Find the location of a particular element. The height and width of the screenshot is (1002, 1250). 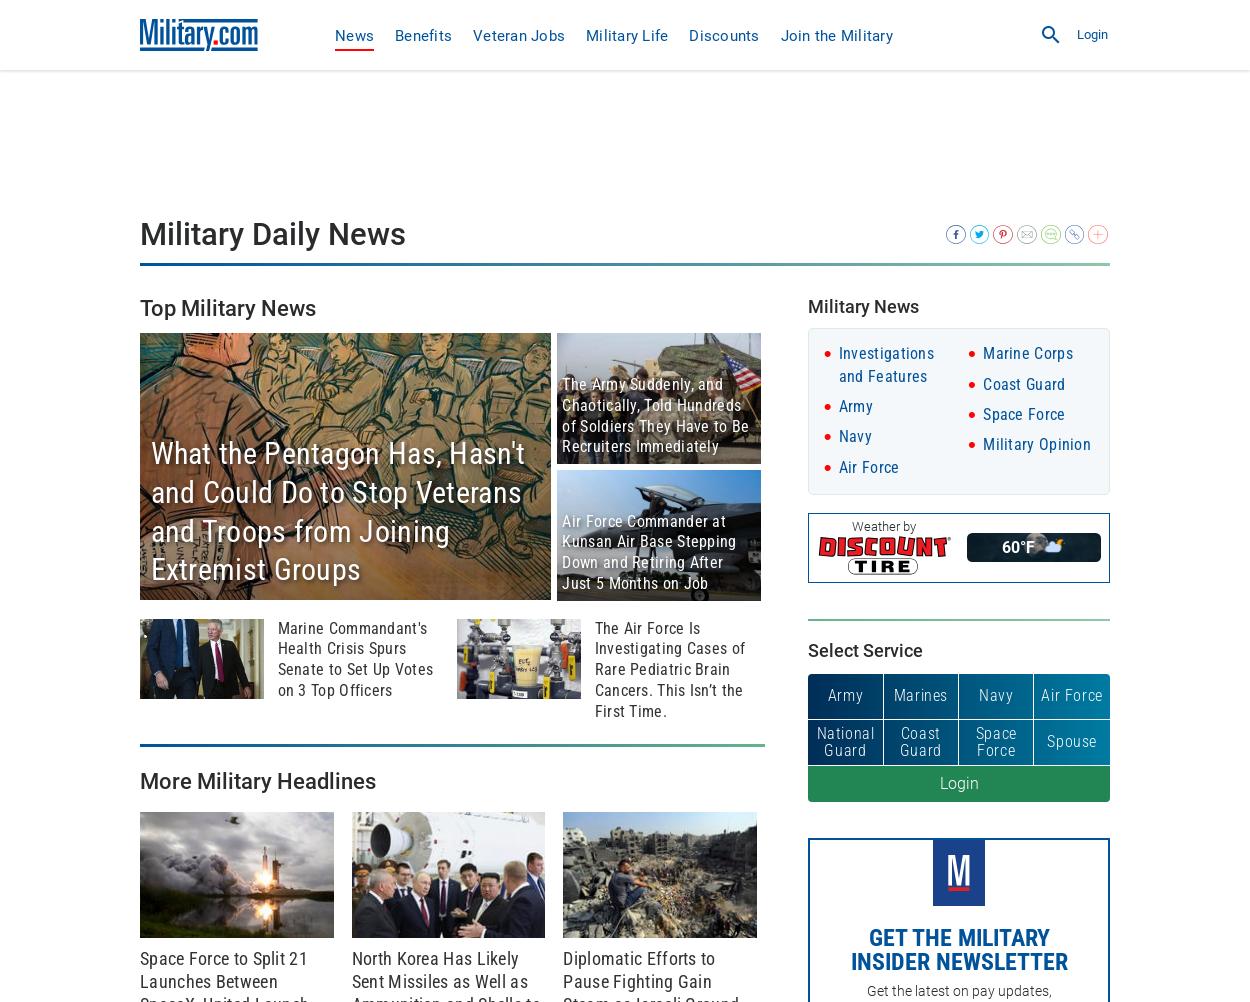

'Marines' is located at coordinates (893, 695).